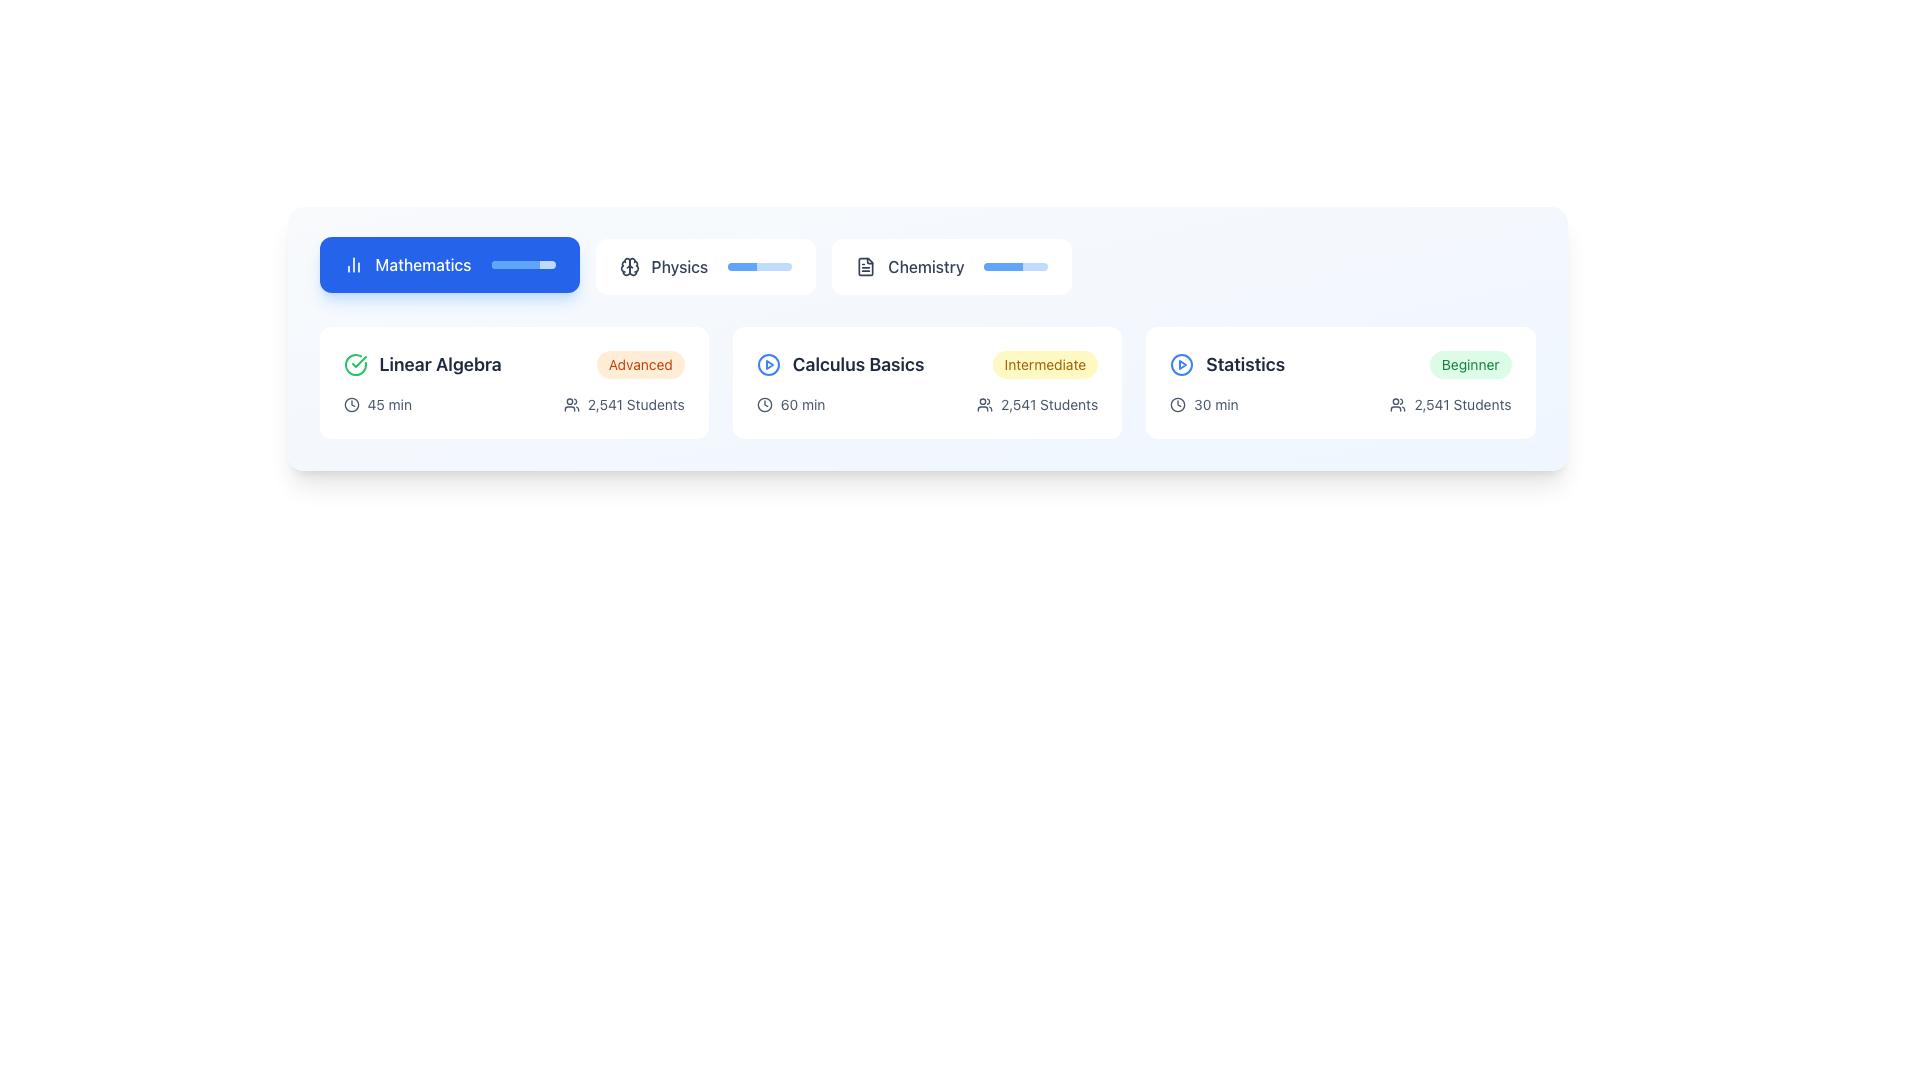 The height and width of the screenshot is (1080, 1920). I want to click on the informational Text Label displaying the number of students engaged with the course, located in the 'Statistics' course panel, aligned right of the people icon, so click(1463, 405).